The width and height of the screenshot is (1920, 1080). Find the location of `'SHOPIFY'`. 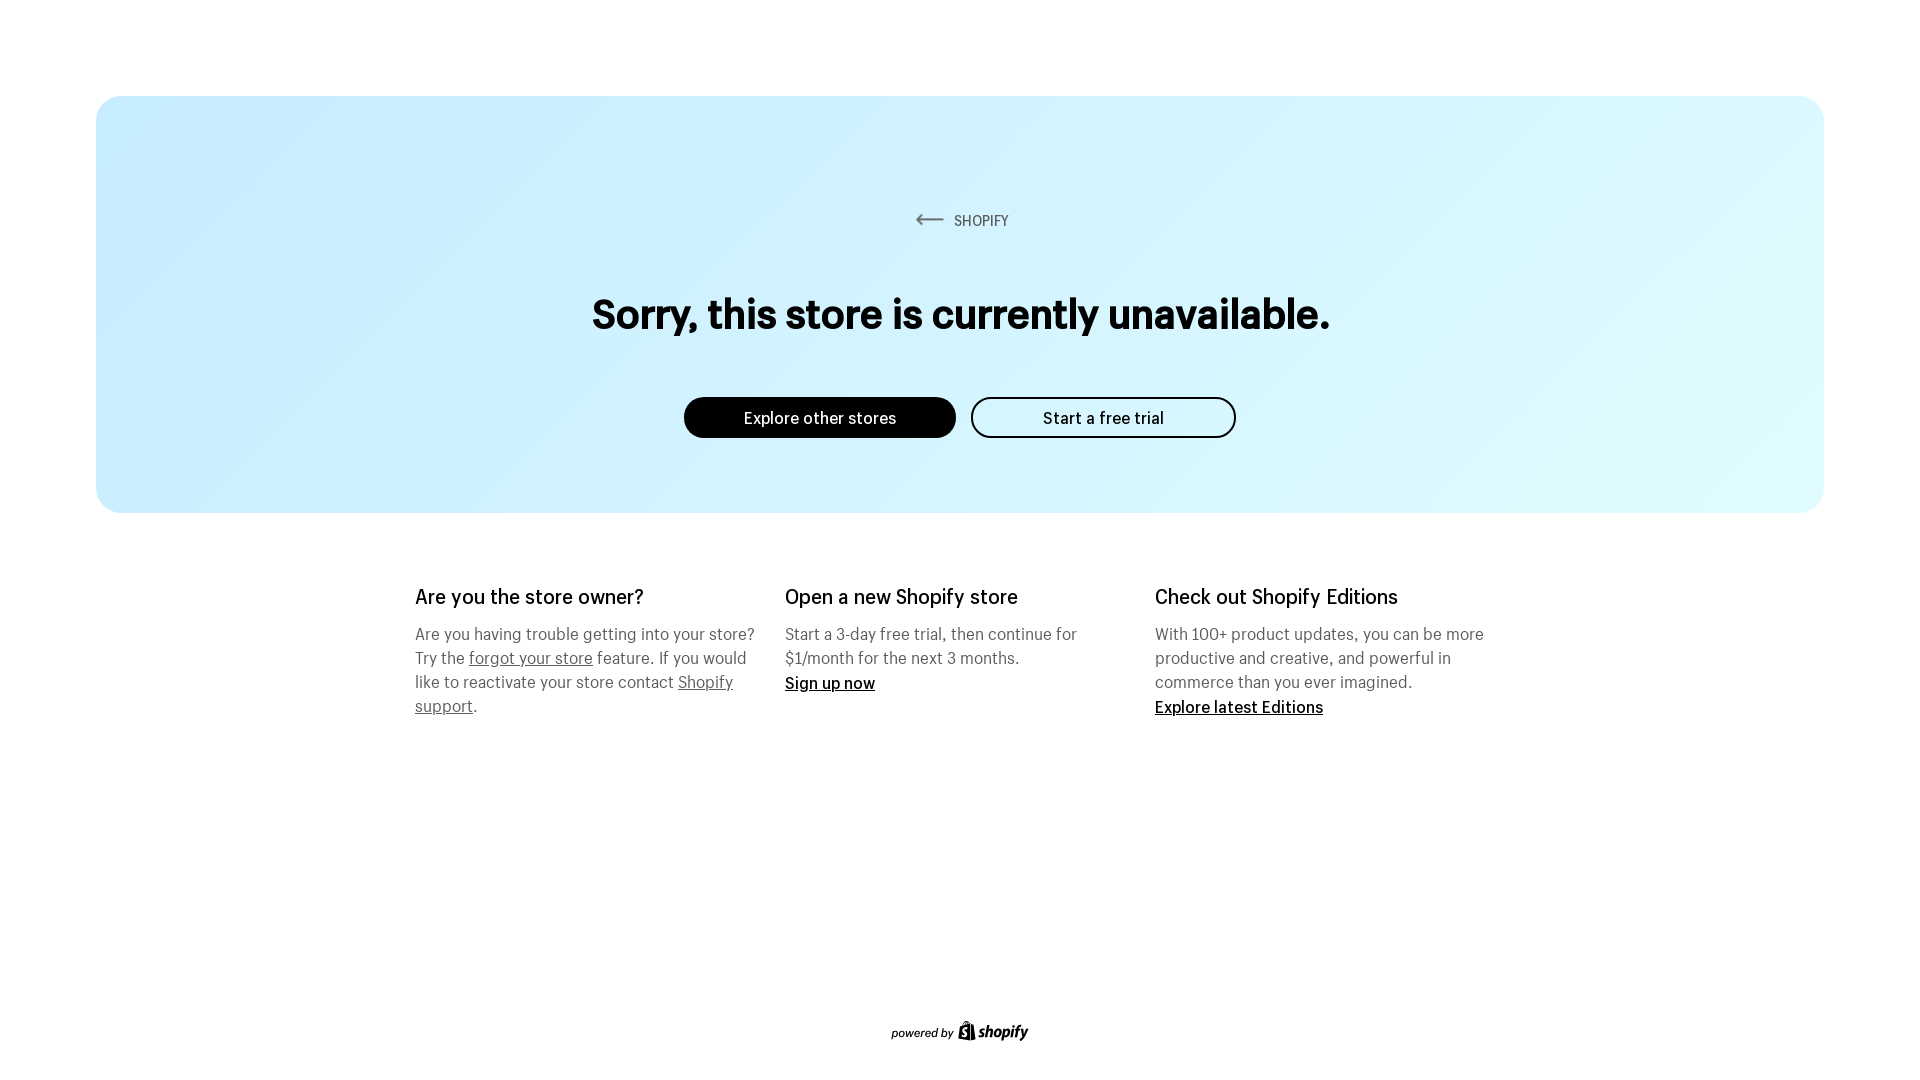

'SHOPIFY' is located at coordinates (960, 220).